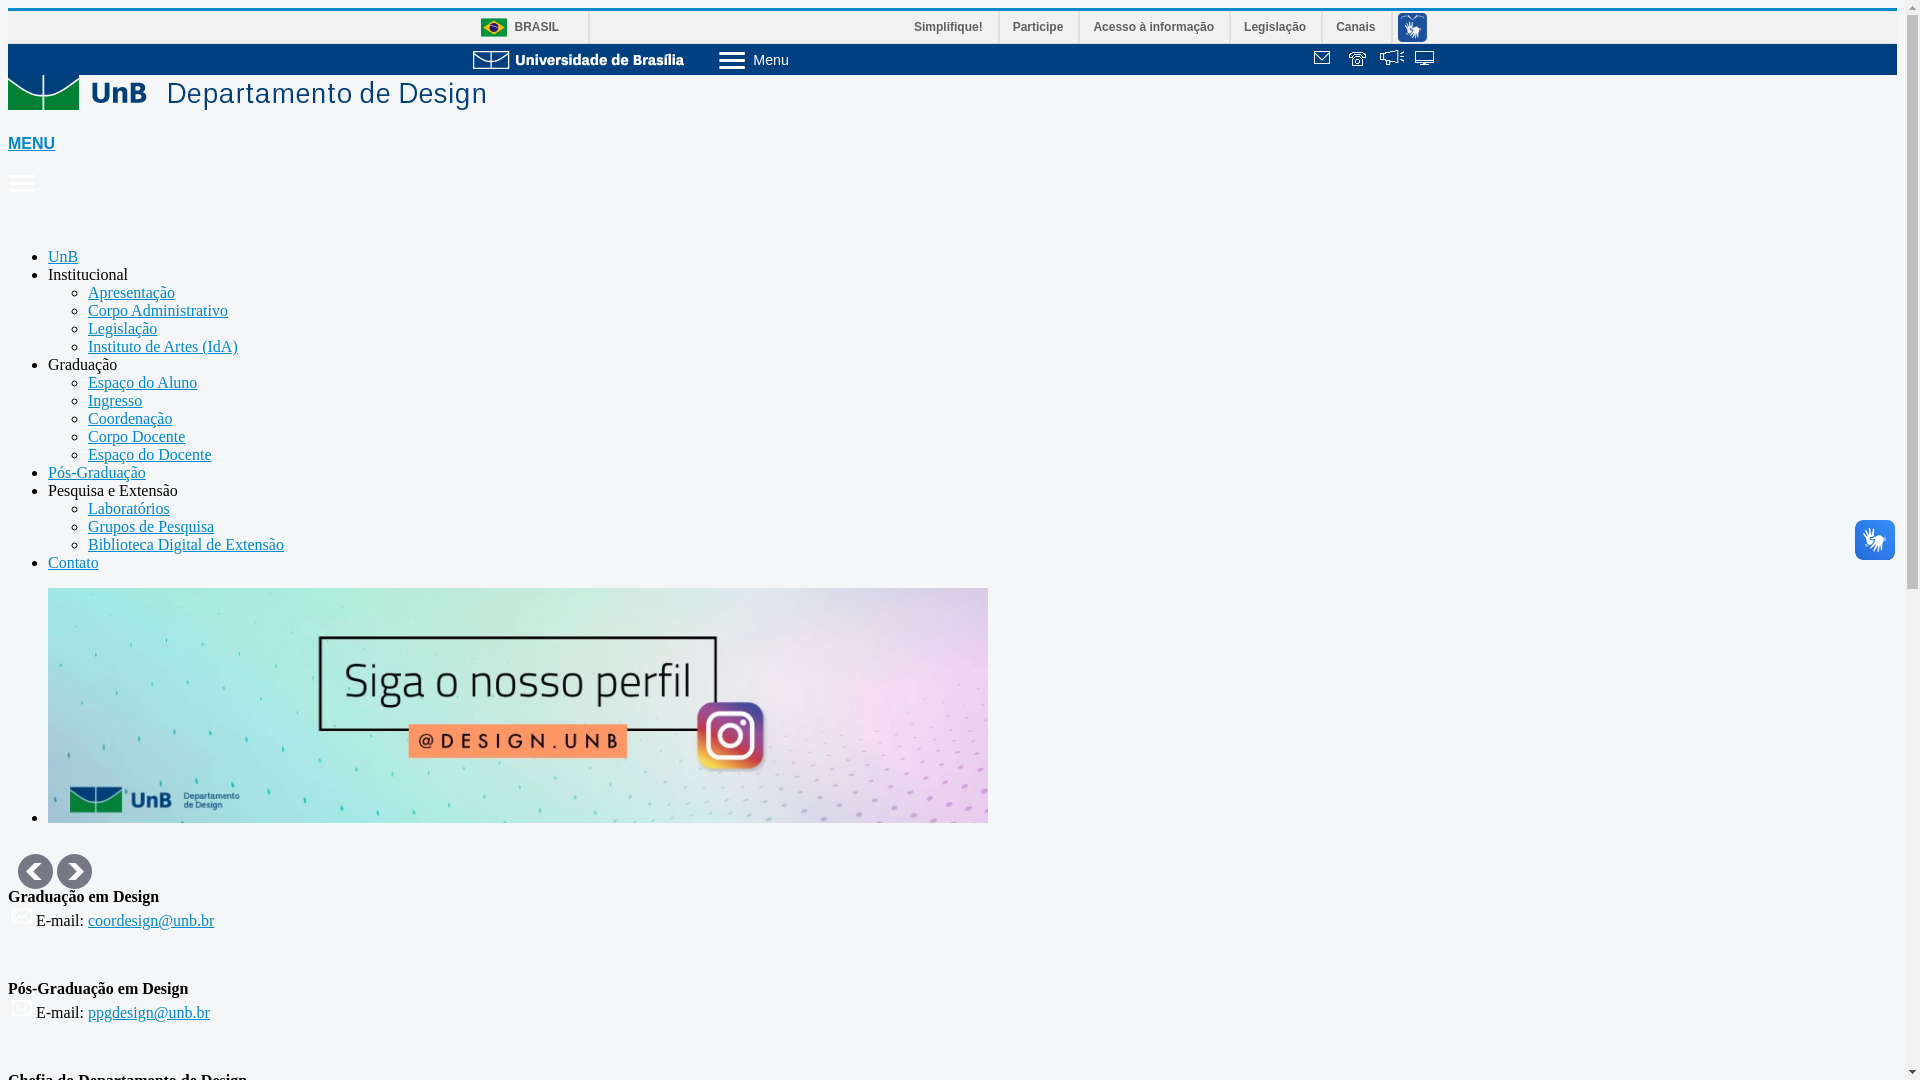 The height and width of the screenshot is (1080, 1920). What do you see at coordinates (1356, 27) in the screenshot?
I see `'Canais'` at bounding box center [1356, 27].